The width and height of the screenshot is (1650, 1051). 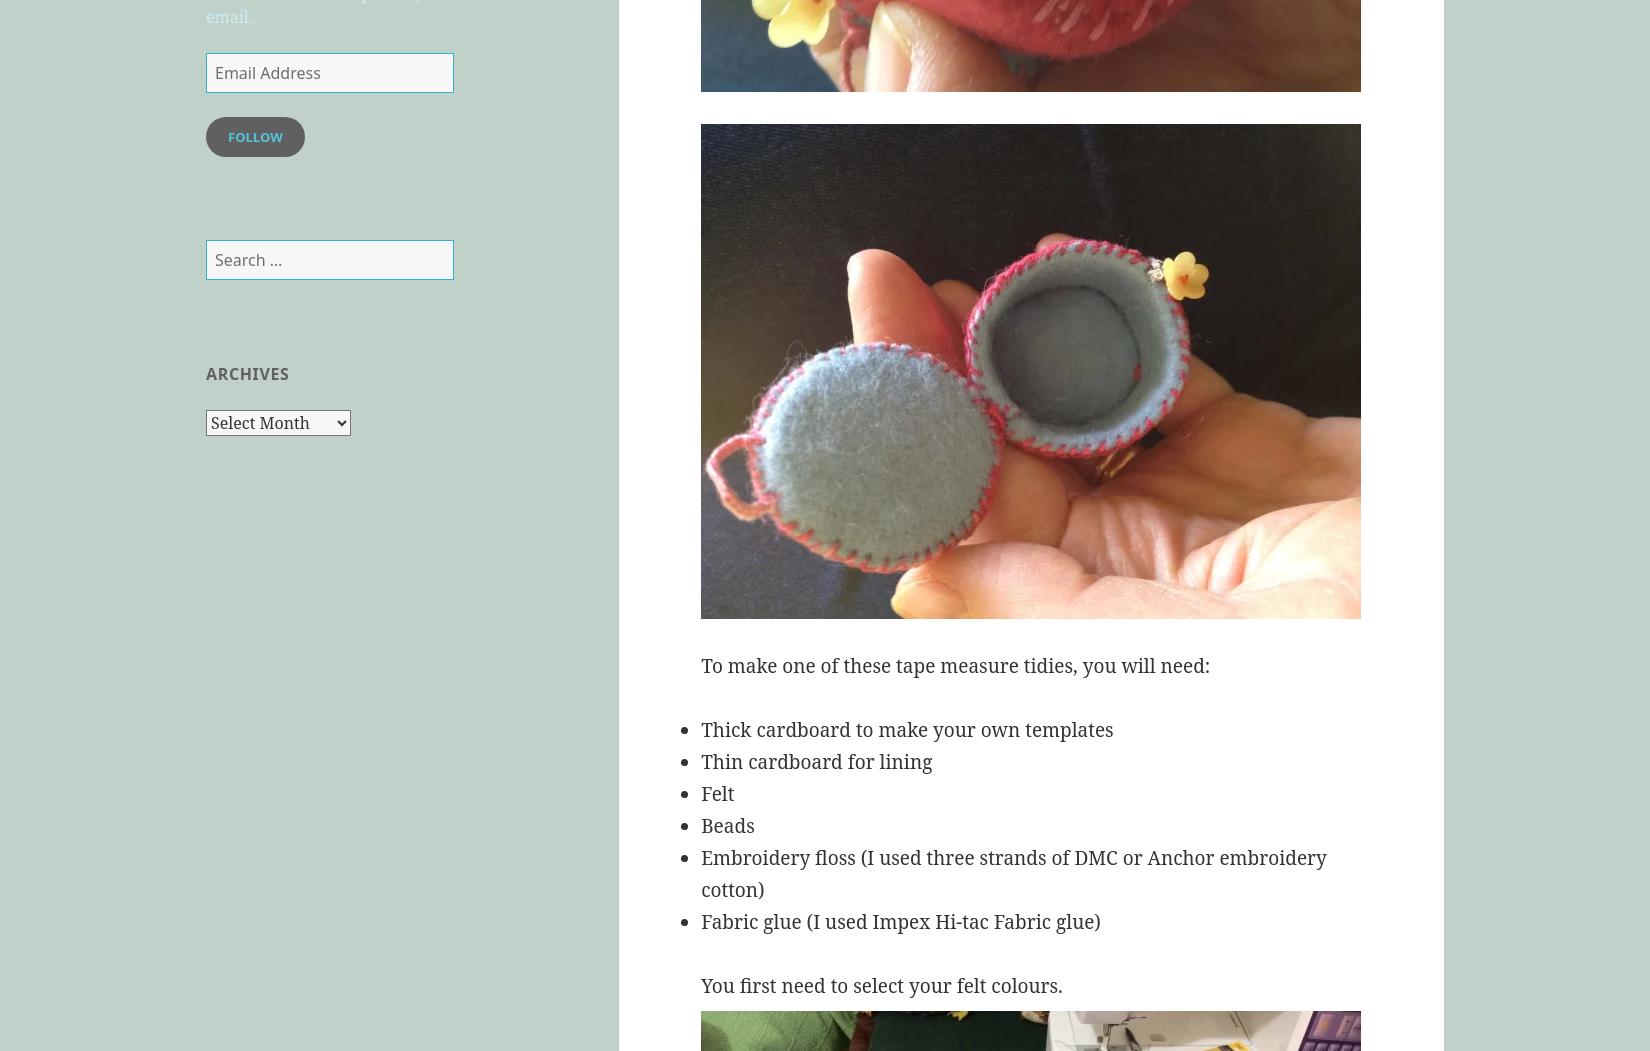 What do you see at coordinates (907, 730) in the screenshot?
I see `'Thick cardboard to make your own templates'` at bounding box center [907, 730].